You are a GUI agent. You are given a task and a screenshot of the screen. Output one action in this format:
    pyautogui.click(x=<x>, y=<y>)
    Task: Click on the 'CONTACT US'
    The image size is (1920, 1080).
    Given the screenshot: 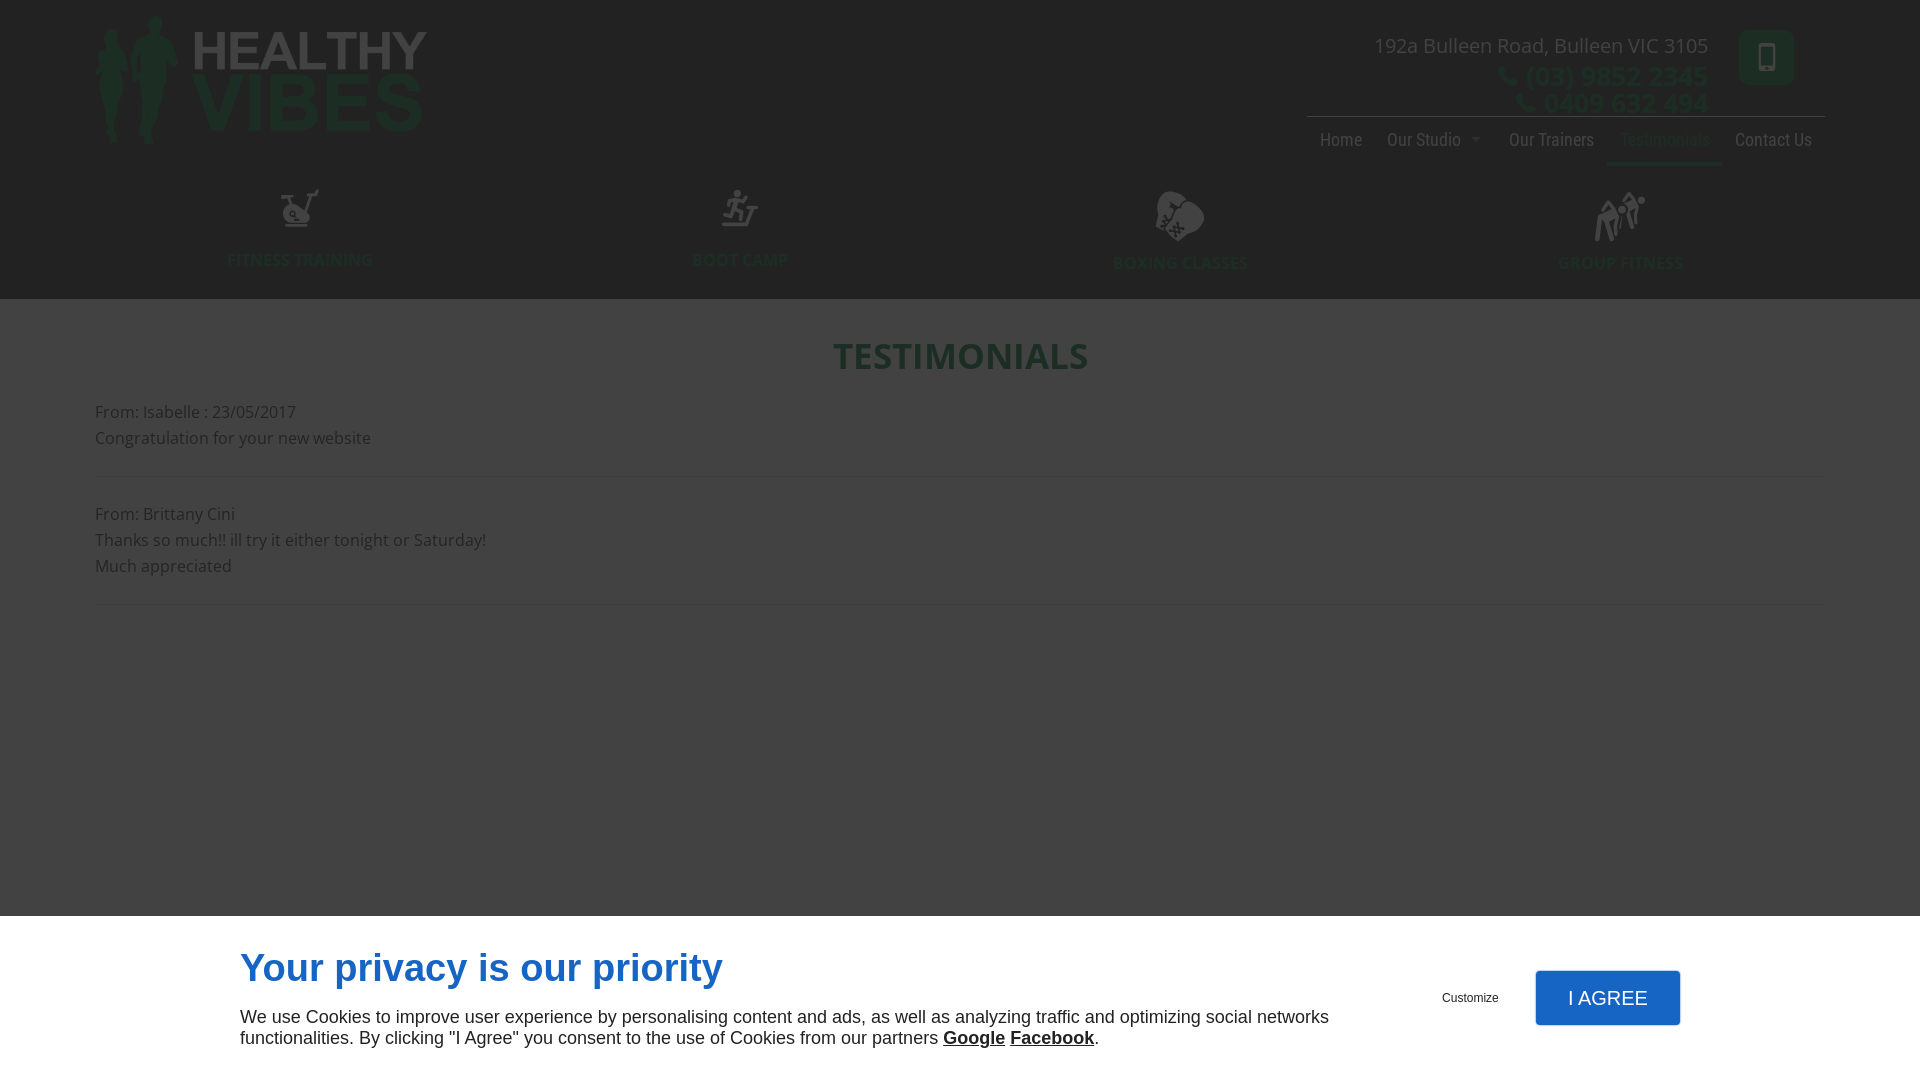 What is the action you would take?
    pyautogui.click(x=1461, y=1038)
    